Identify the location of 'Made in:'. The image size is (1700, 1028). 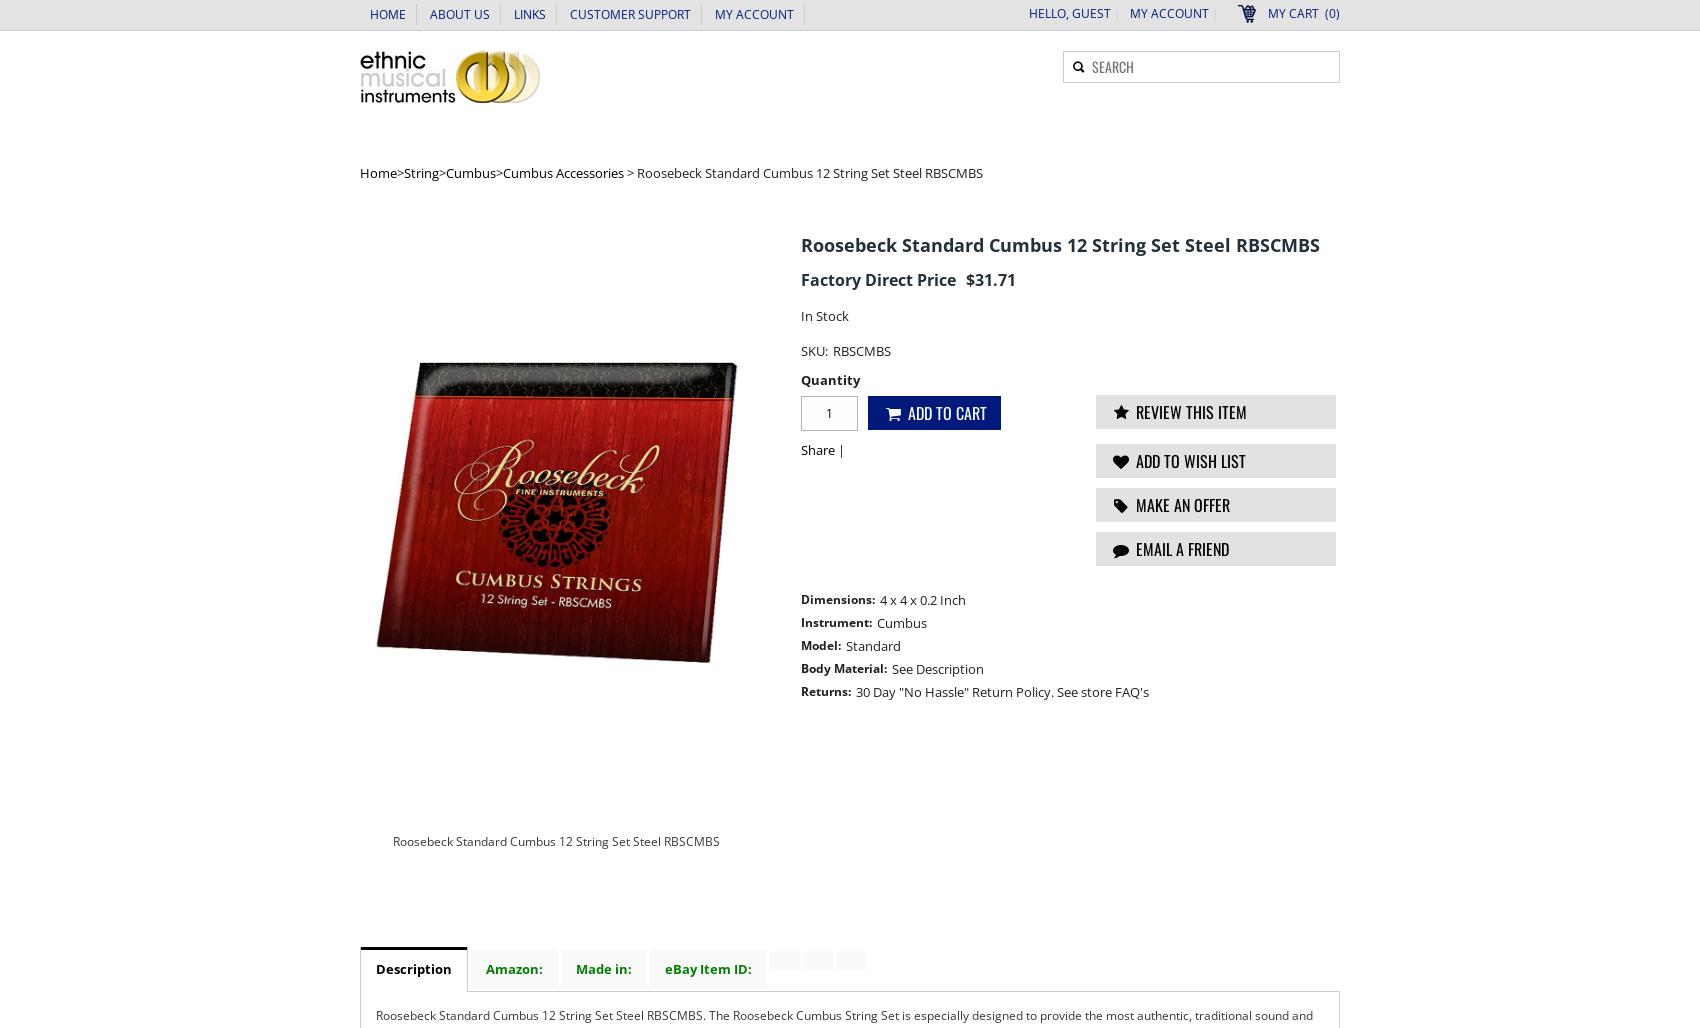
(603, 966).